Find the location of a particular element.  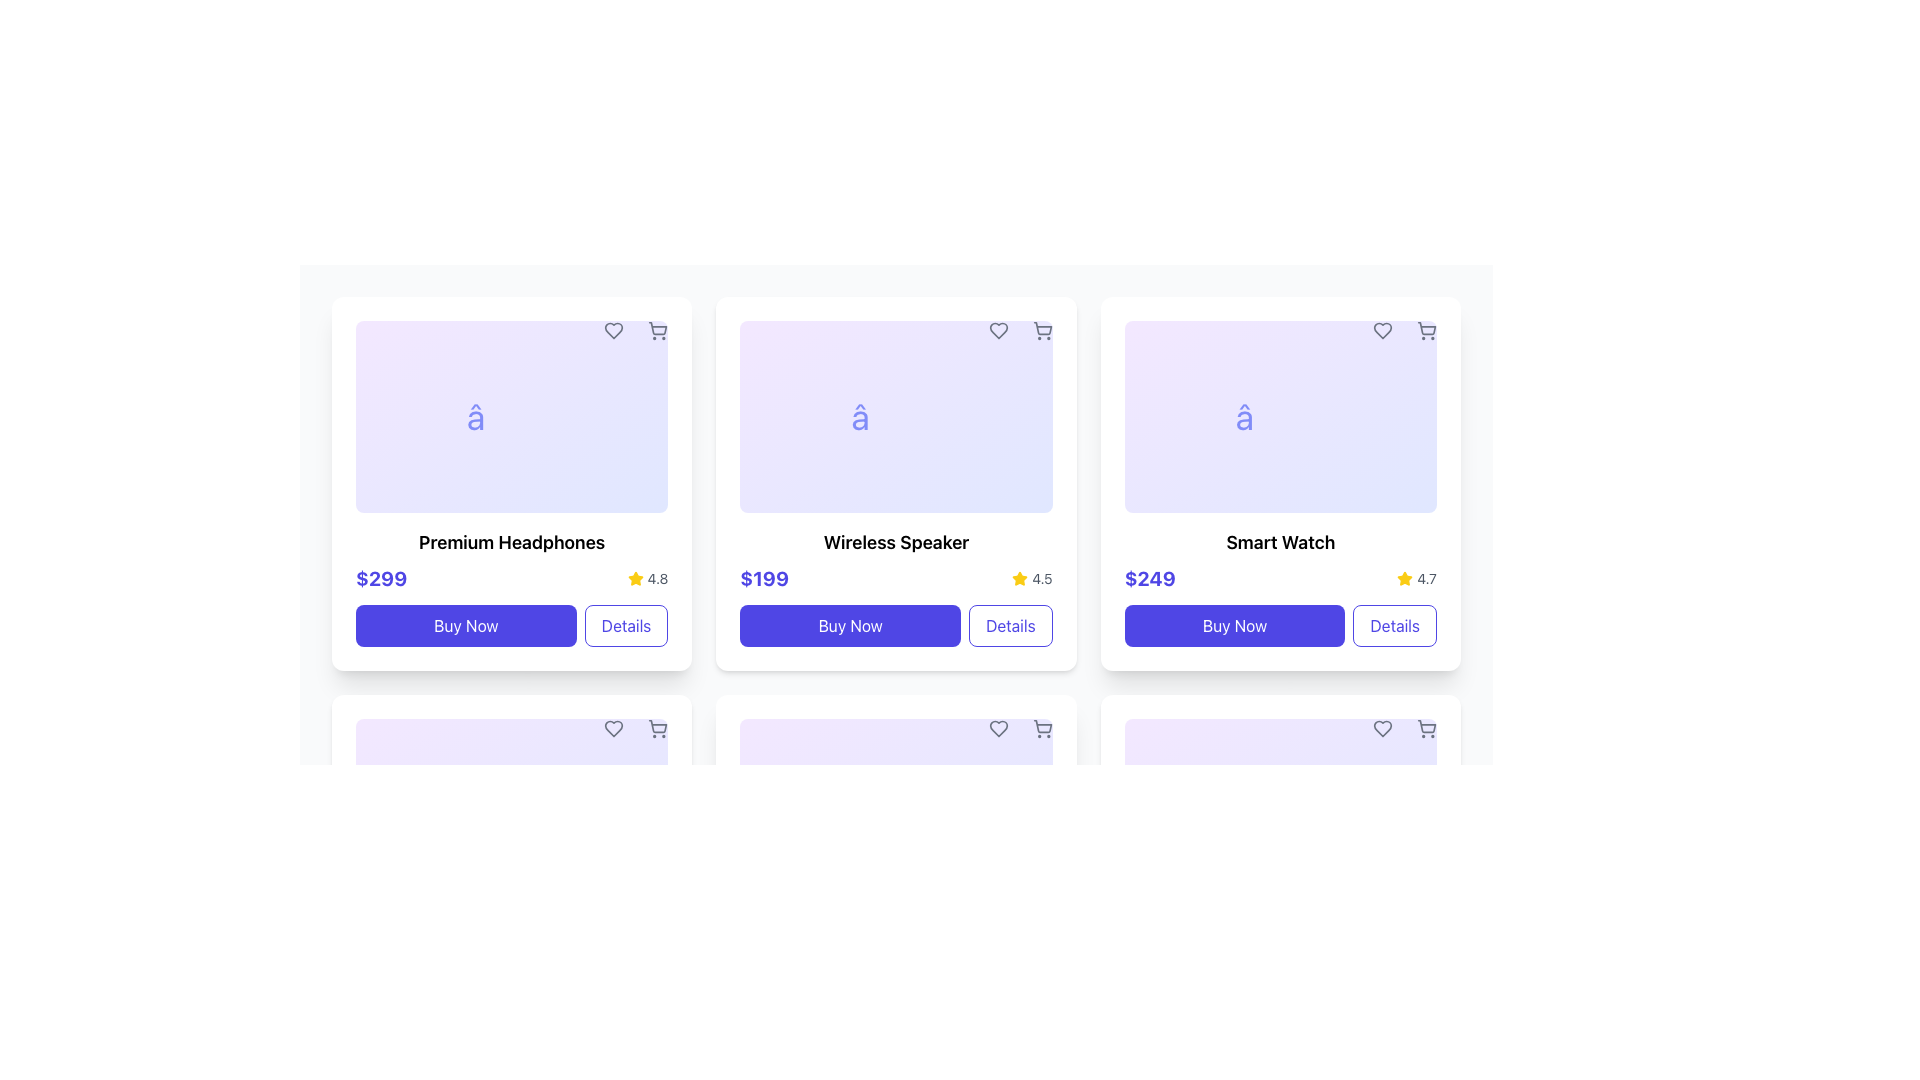

the shopping cart icon button located in the top-right corner of the third product card (Smart Watch) to trigger the hover effect is located at coordinates (1425, 330).